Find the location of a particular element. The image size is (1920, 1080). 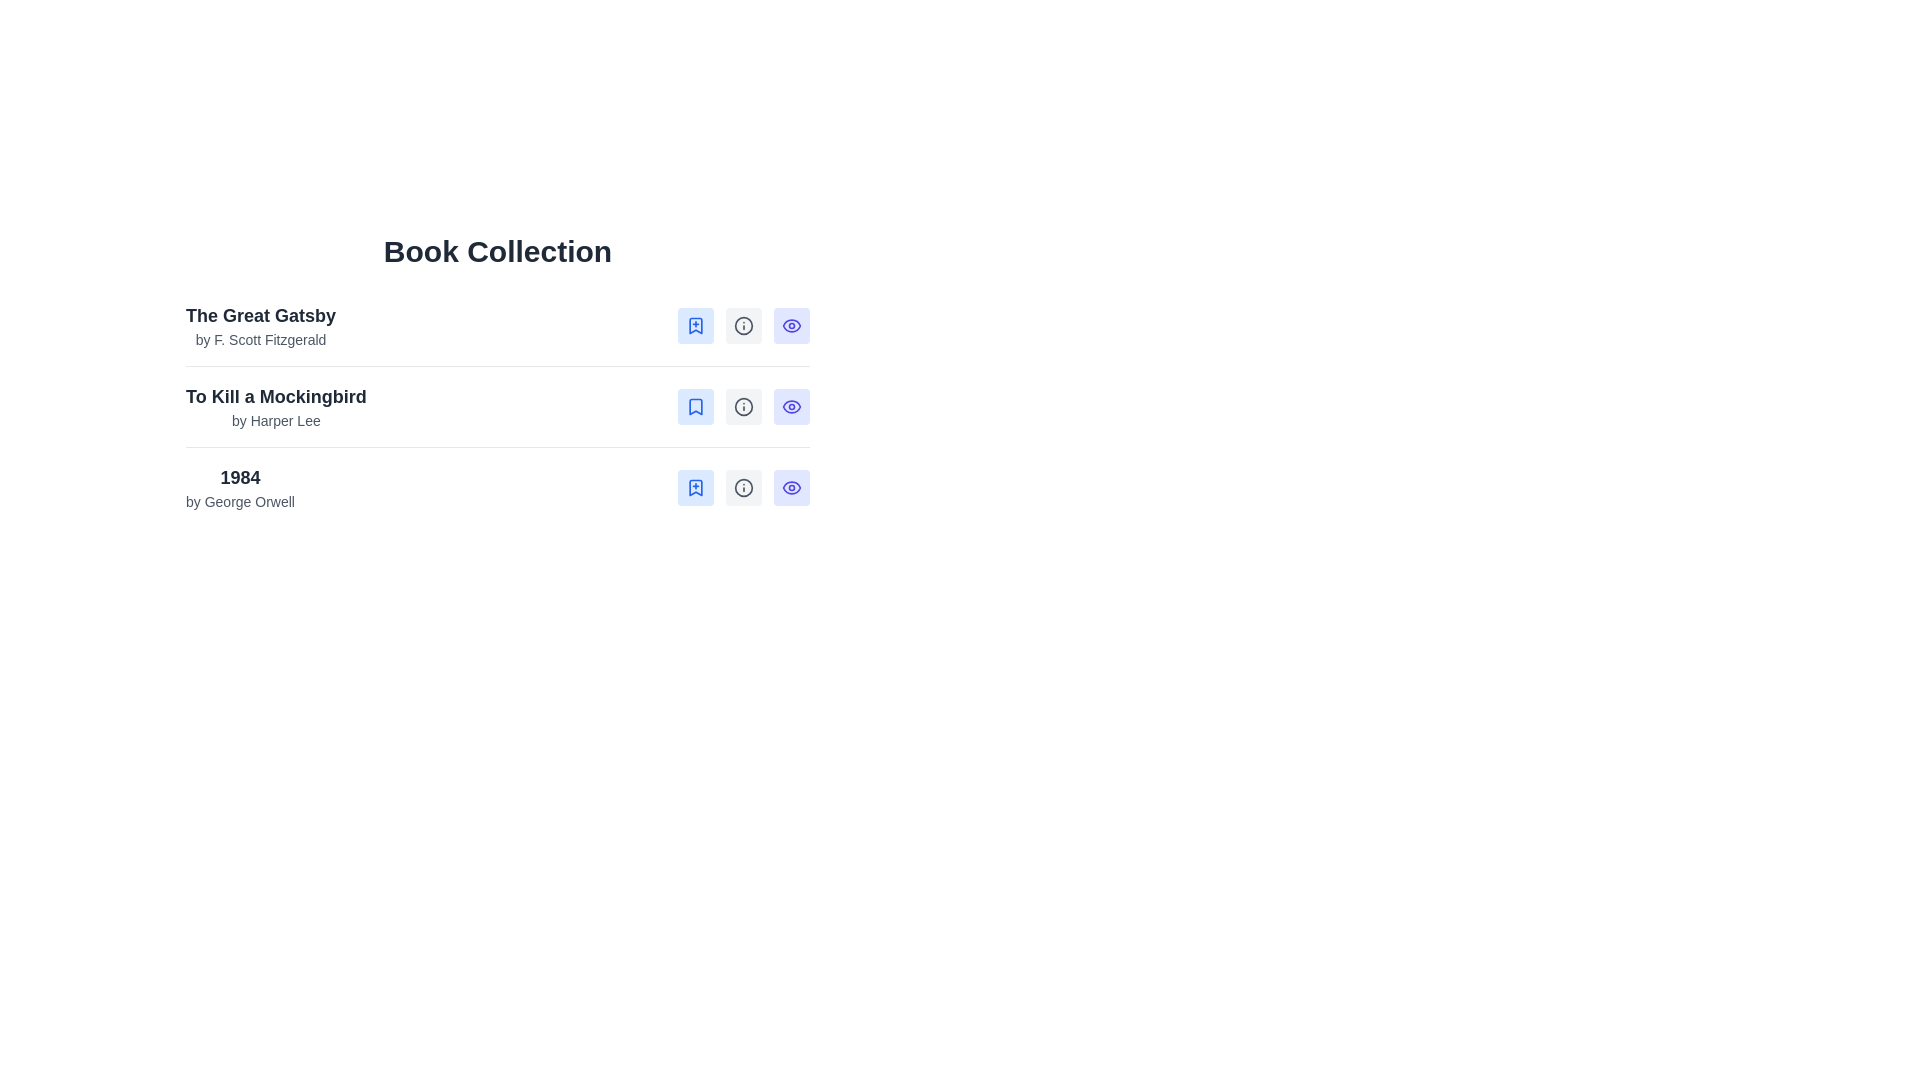

the bookmark button located to the right of 'The Great Gatsby' by F. Scott Fitzgerald to bookmark the associated item is located at coordinates (696, 325).